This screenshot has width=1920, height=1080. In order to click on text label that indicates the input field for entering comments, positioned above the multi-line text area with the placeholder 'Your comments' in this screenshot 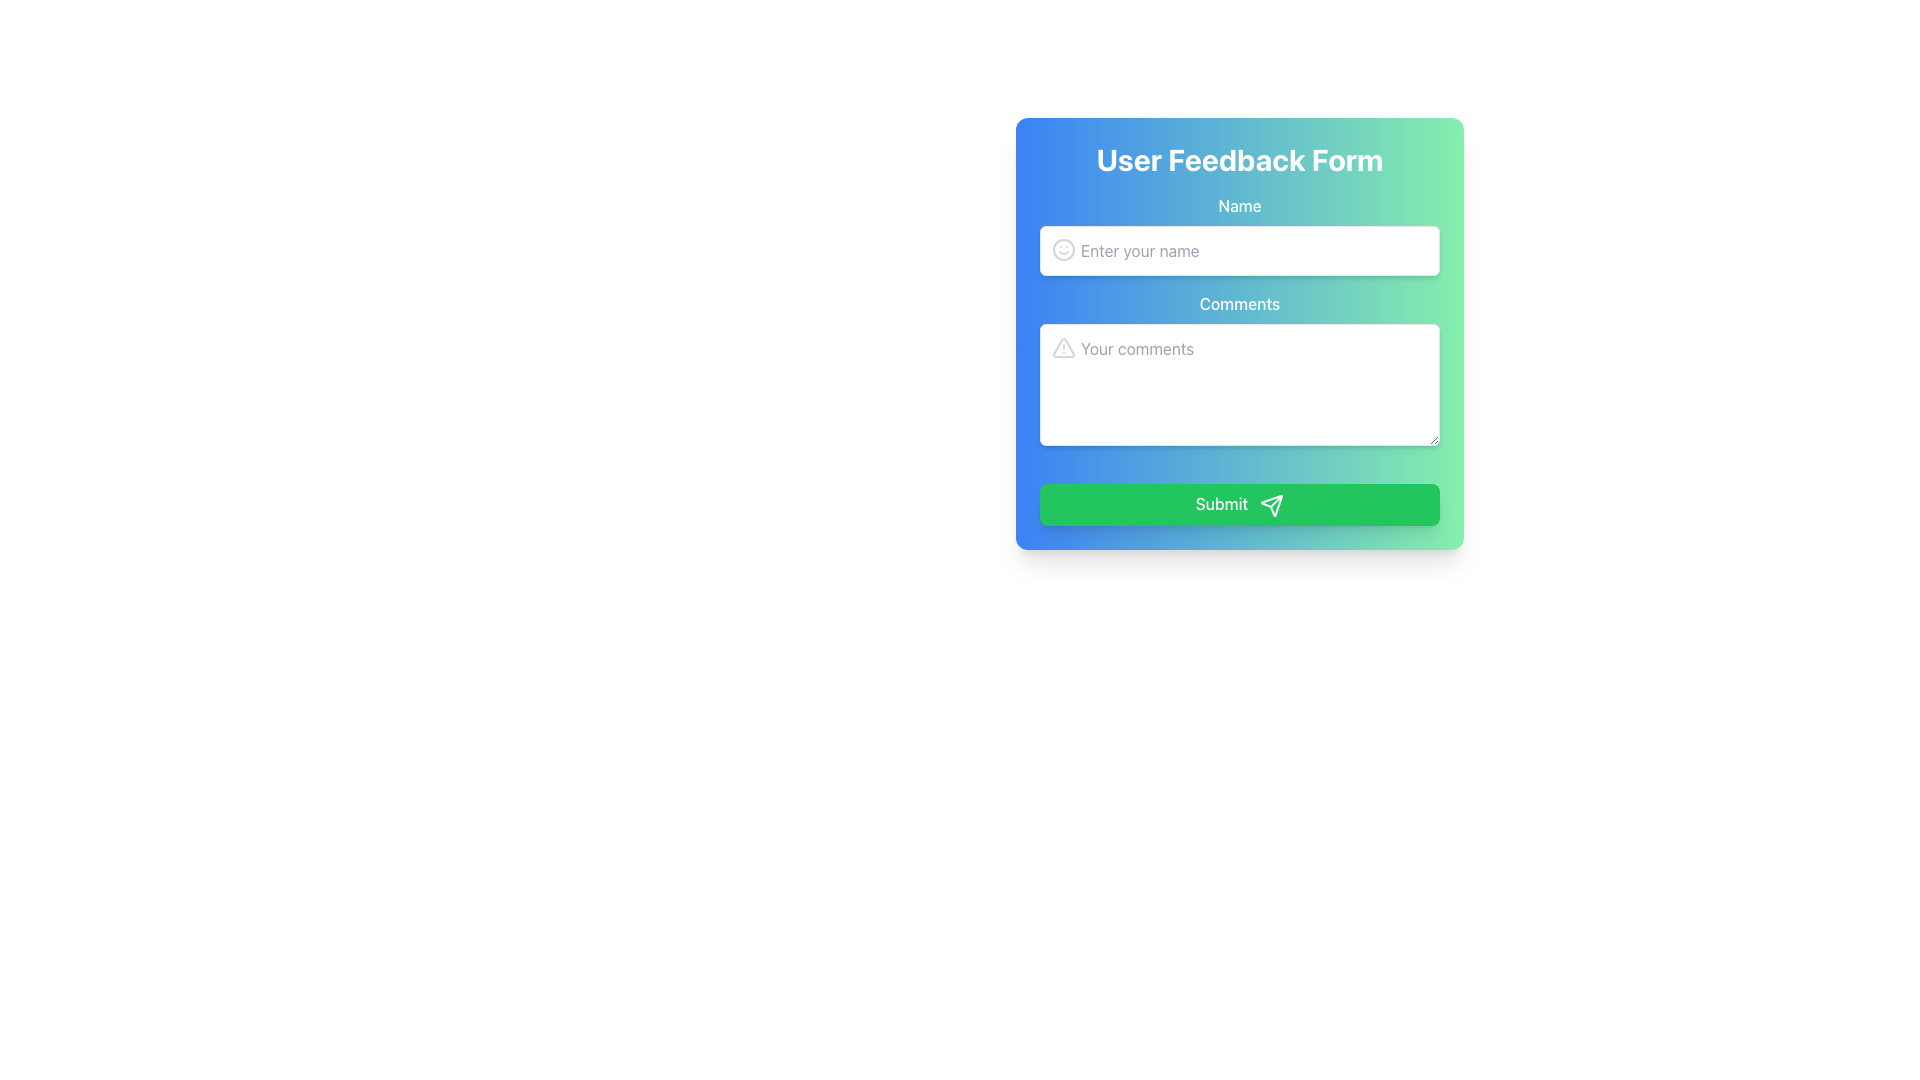, I will do `click(1238, 304)`.